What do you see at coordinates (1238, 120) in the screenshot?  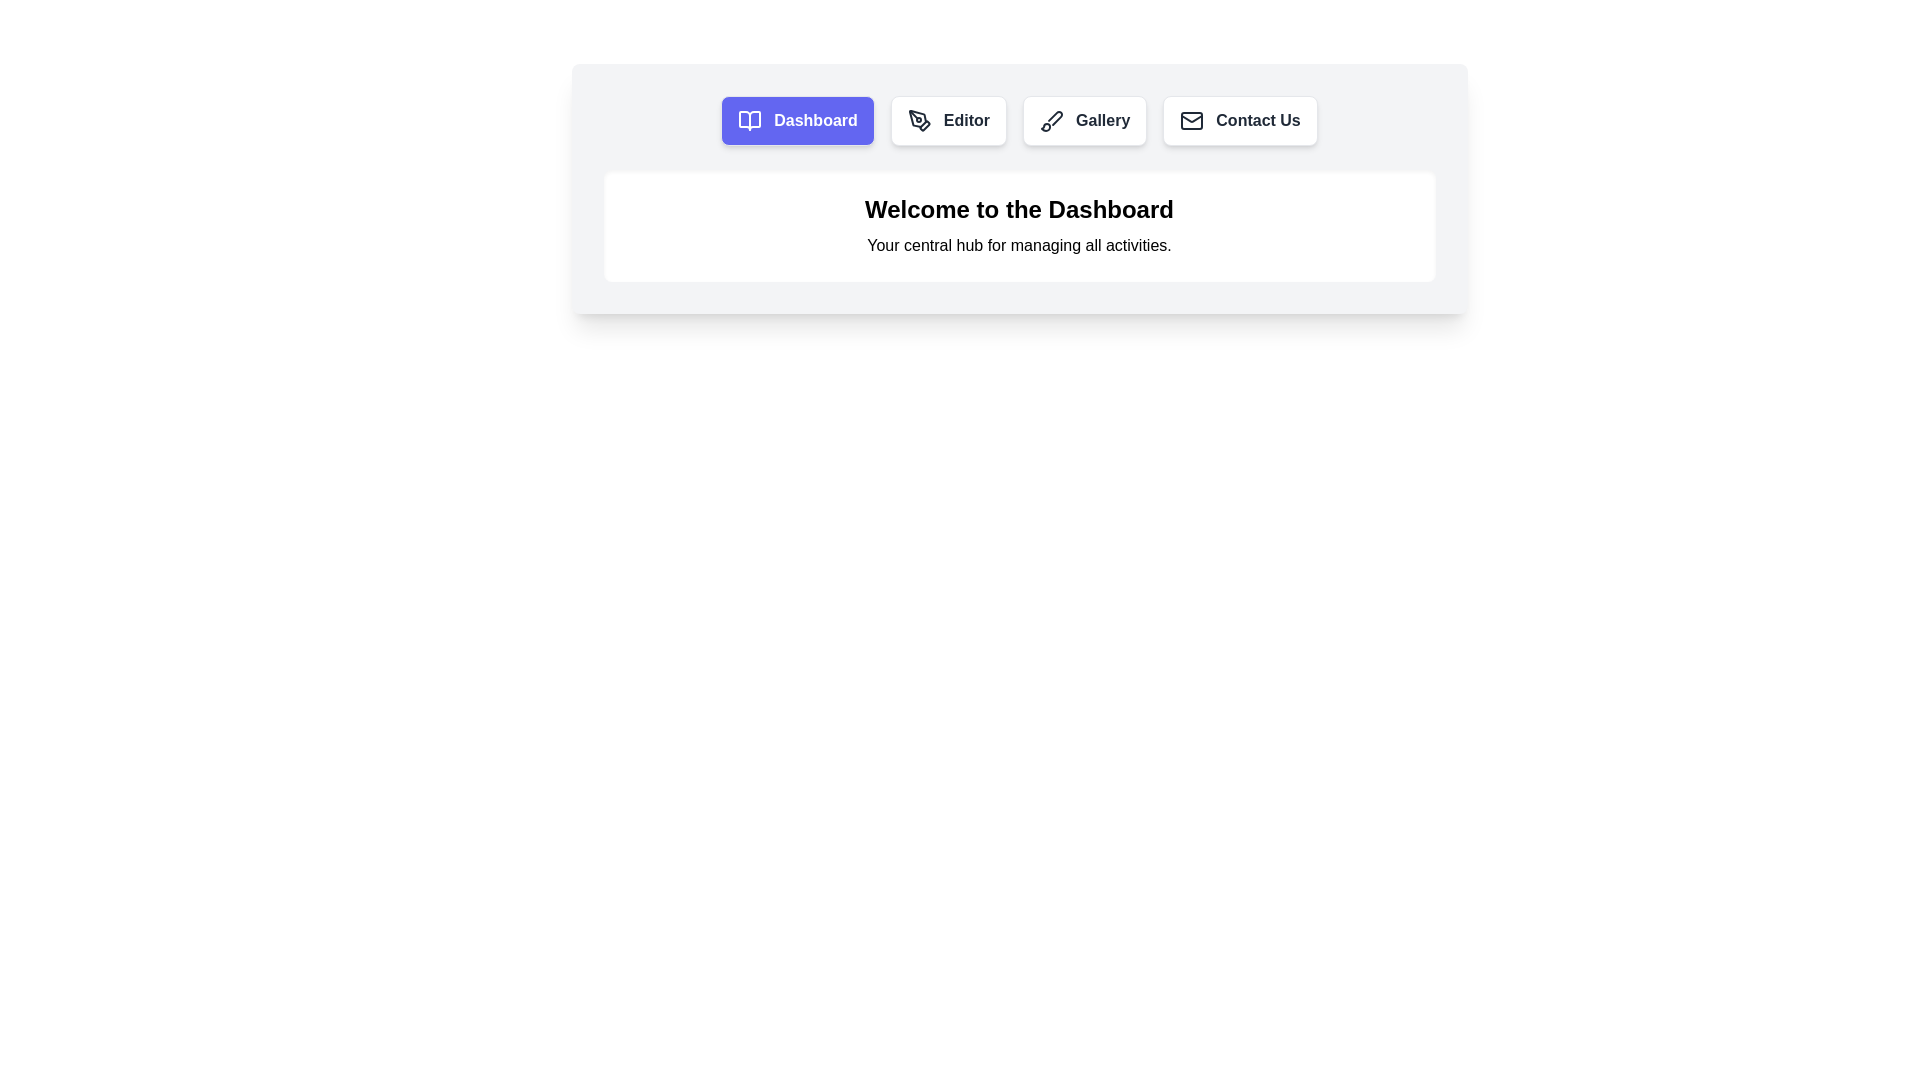 I see `the 'Contact Us' button, which is a rectangular button with rounded corners, white background, mail icon, and bold text, located near the top center of the page` at bounding box center [1238, 120].